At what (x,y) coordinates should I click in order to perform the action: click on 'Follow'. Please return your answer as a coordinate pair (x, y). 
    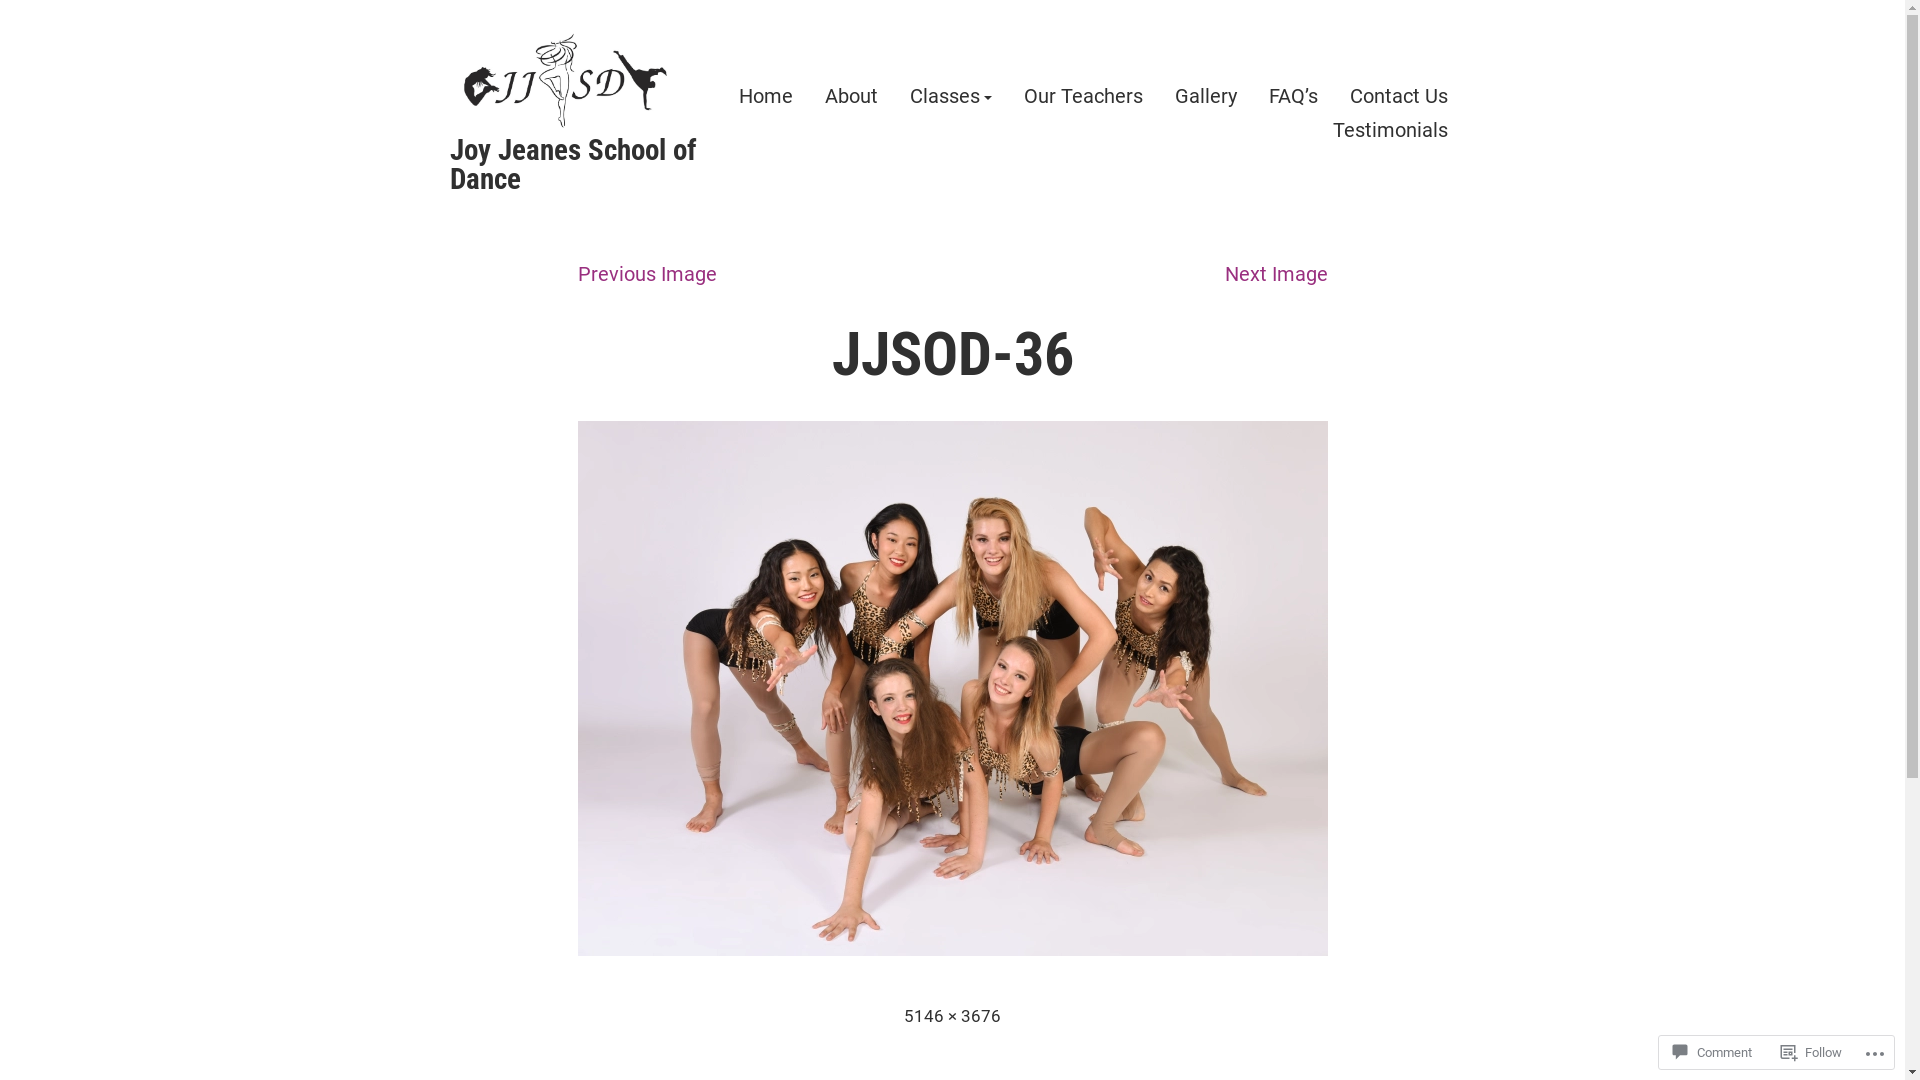
    Looking at the image, I should click on (1811, 1051).